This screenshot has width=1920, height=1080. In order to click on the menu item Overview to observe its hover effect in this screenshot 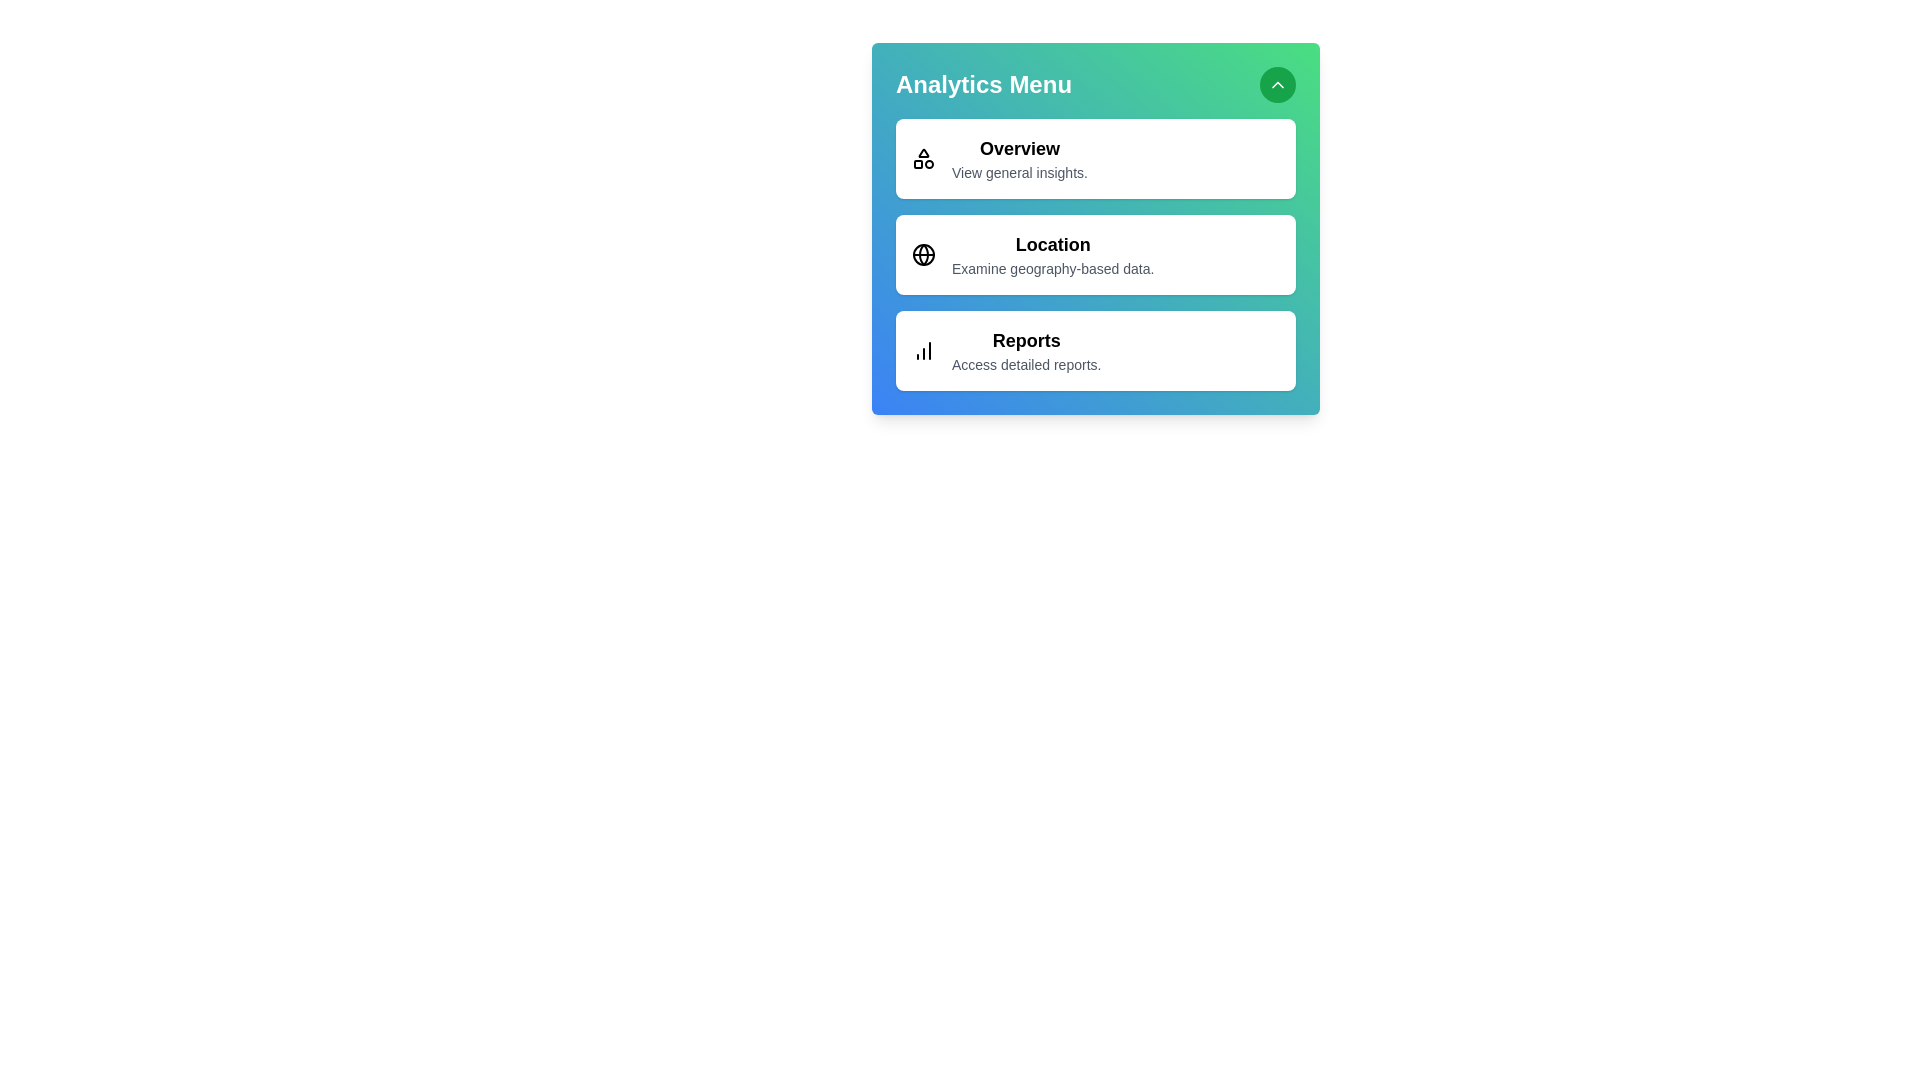, I will do `click(1094, 157)`.